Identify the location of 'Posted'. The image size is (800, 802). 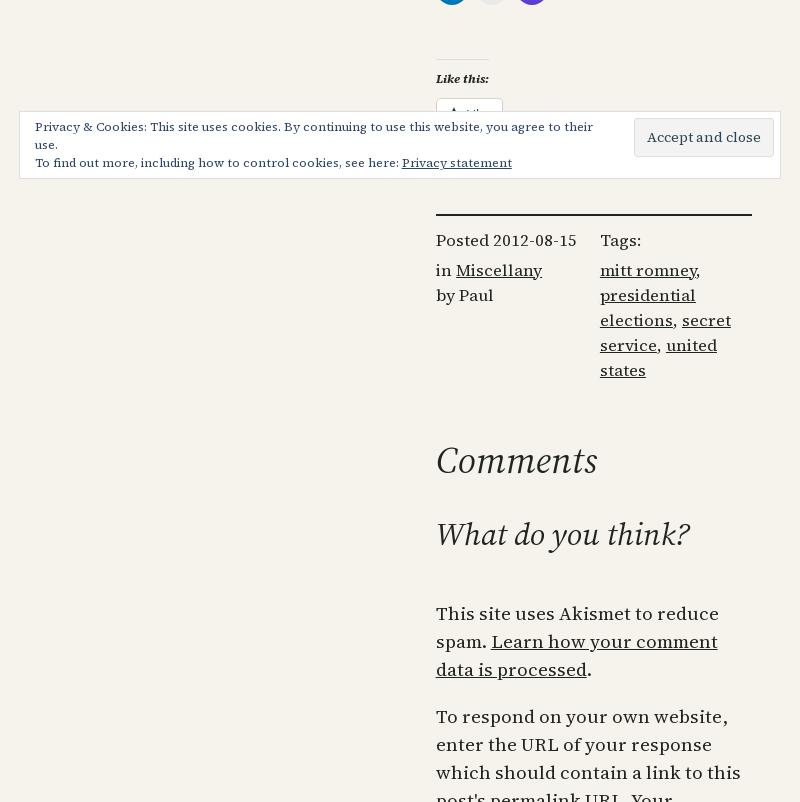
(460, 239).